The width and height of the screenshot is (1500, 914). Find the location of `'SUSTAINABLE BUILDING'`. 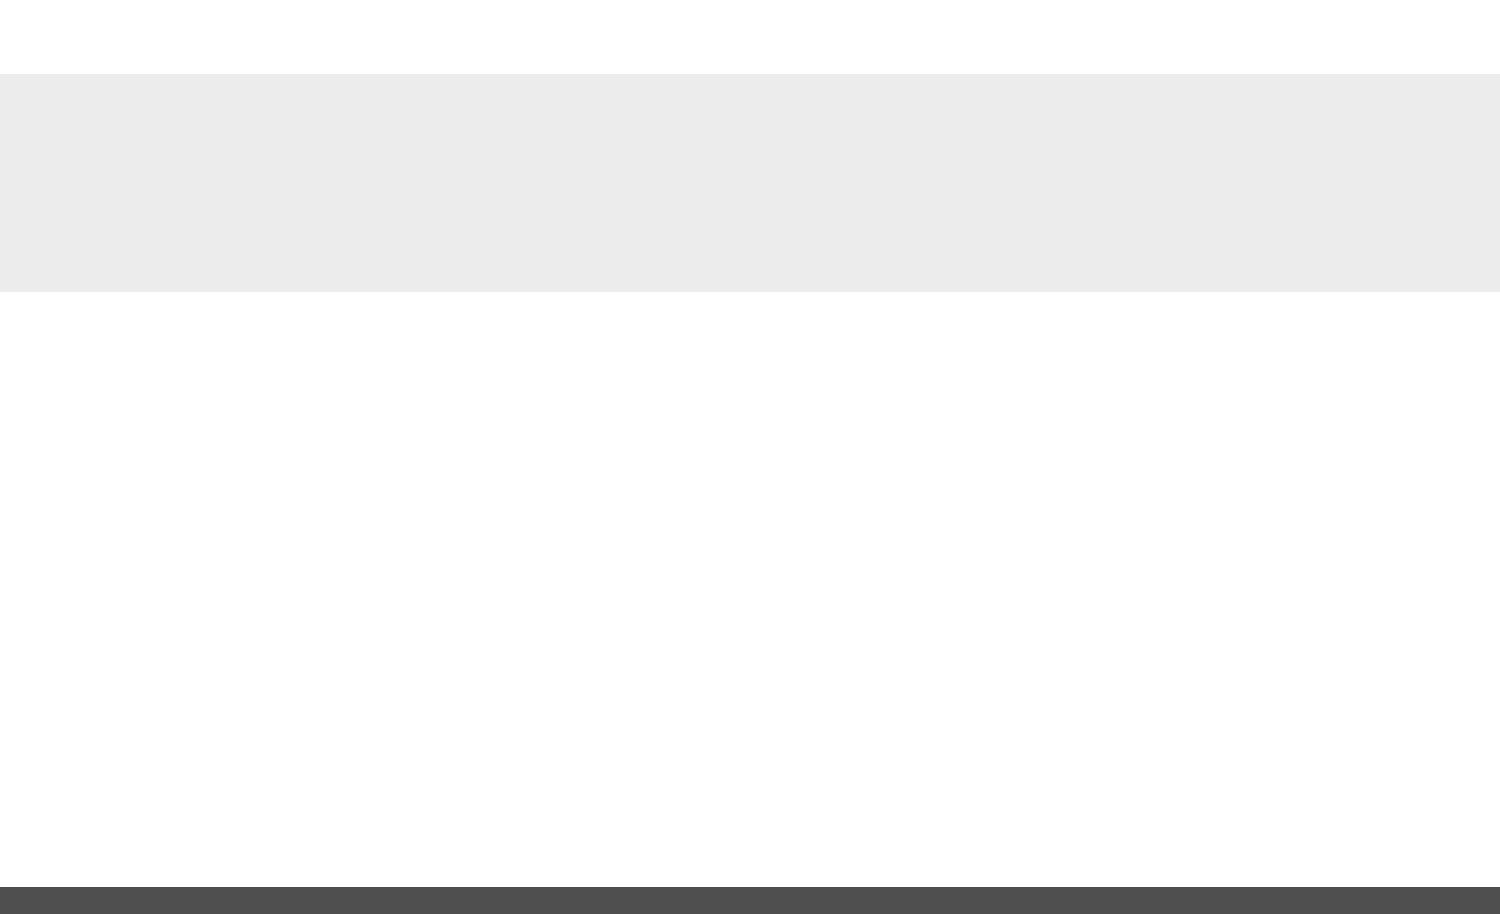

'SUSTAINABLE BUILDING' is located at coordinates (371, 172).